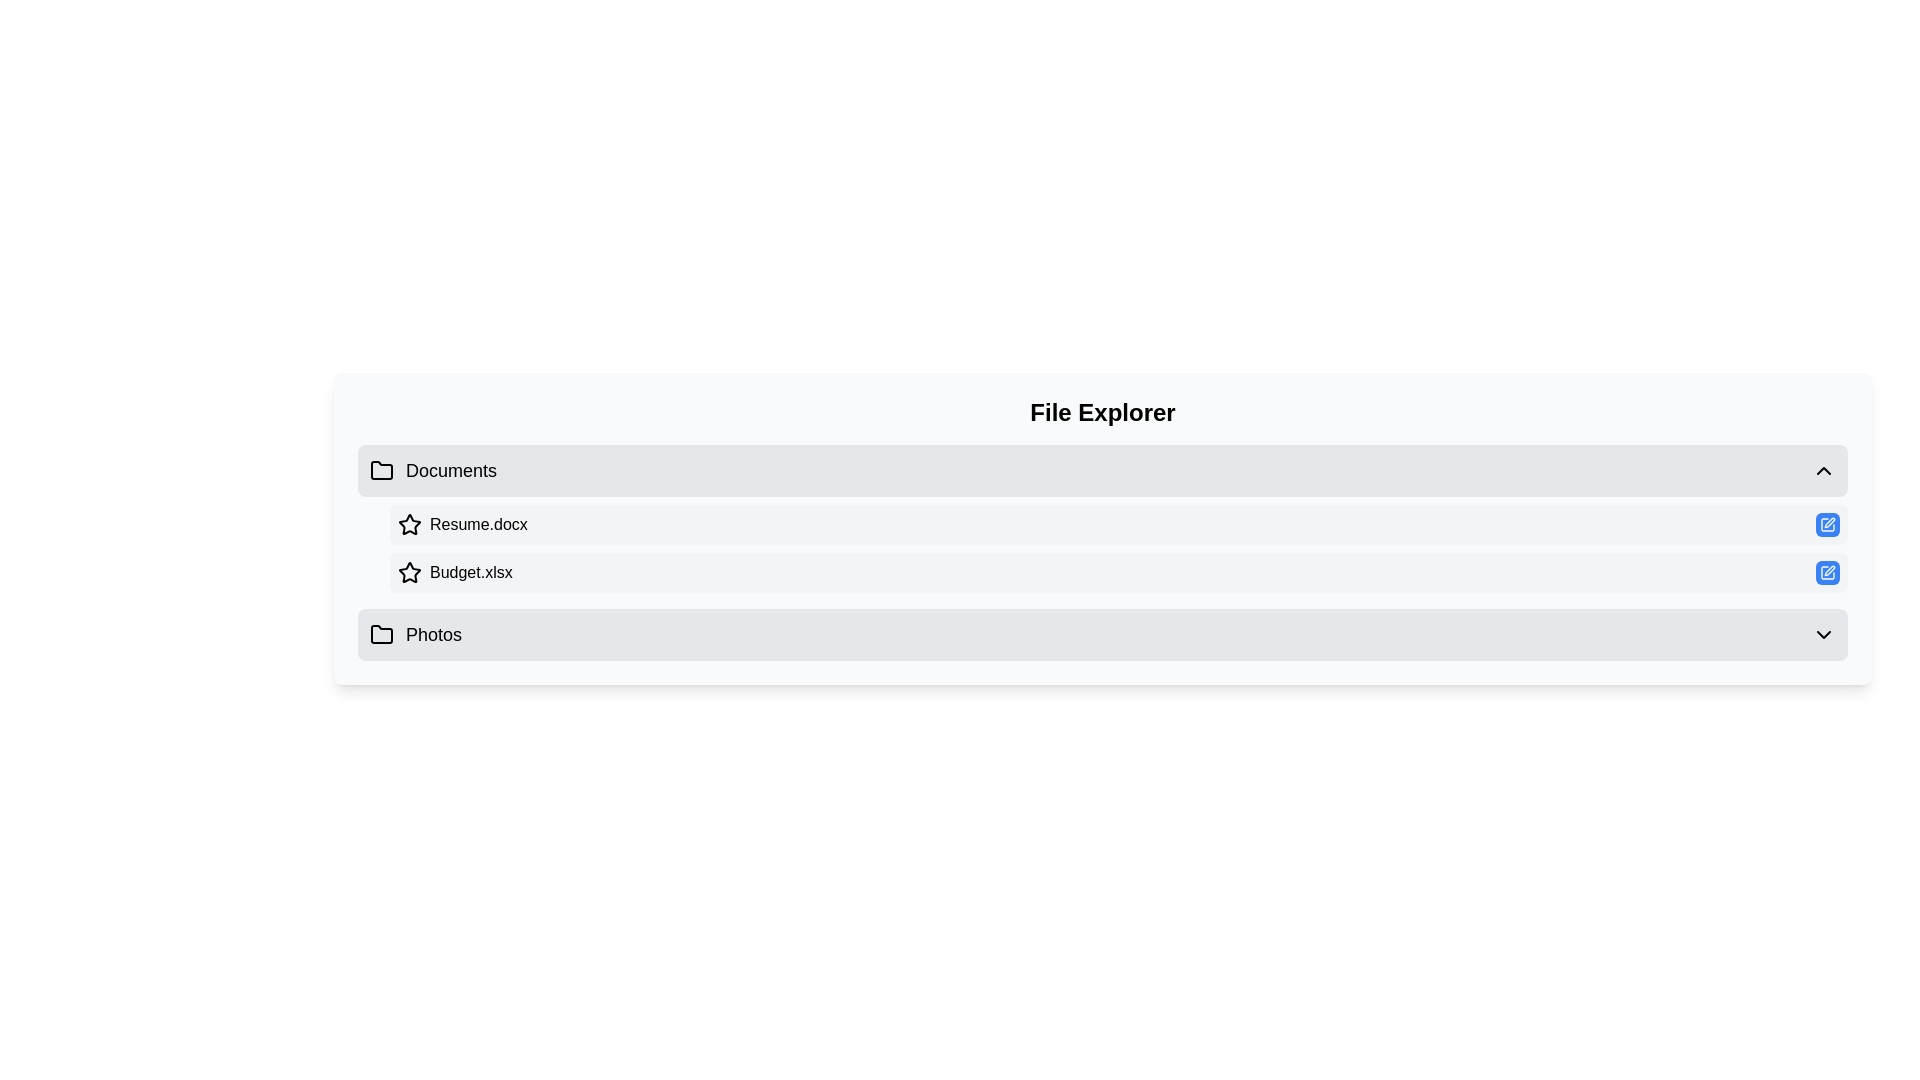 This screenshot has width=1920, height=1080. I want to click on the Text Label with Icon indicating the folder containing photos, so click(415, 635).